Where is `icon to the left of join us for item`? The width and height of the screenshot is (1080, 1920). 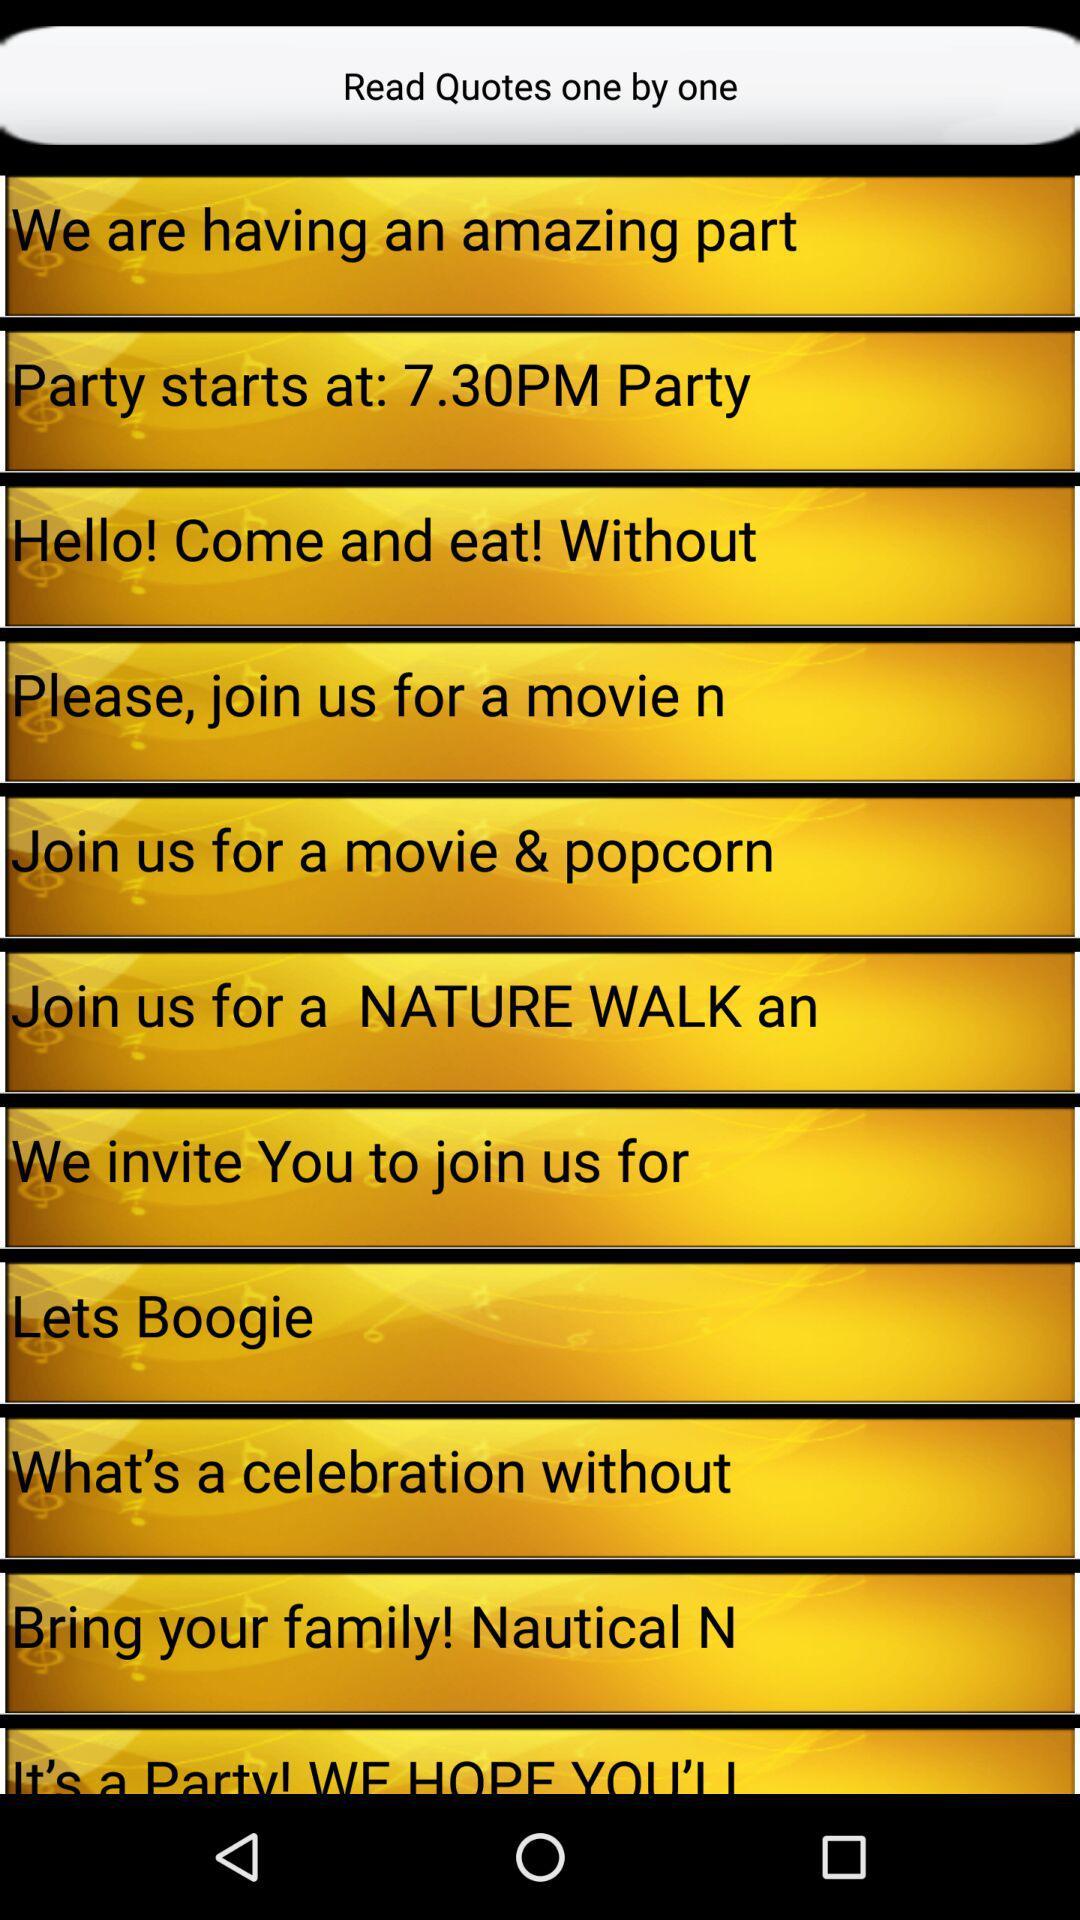 icon to the left of join us for item is located at coordinates (2, 866).